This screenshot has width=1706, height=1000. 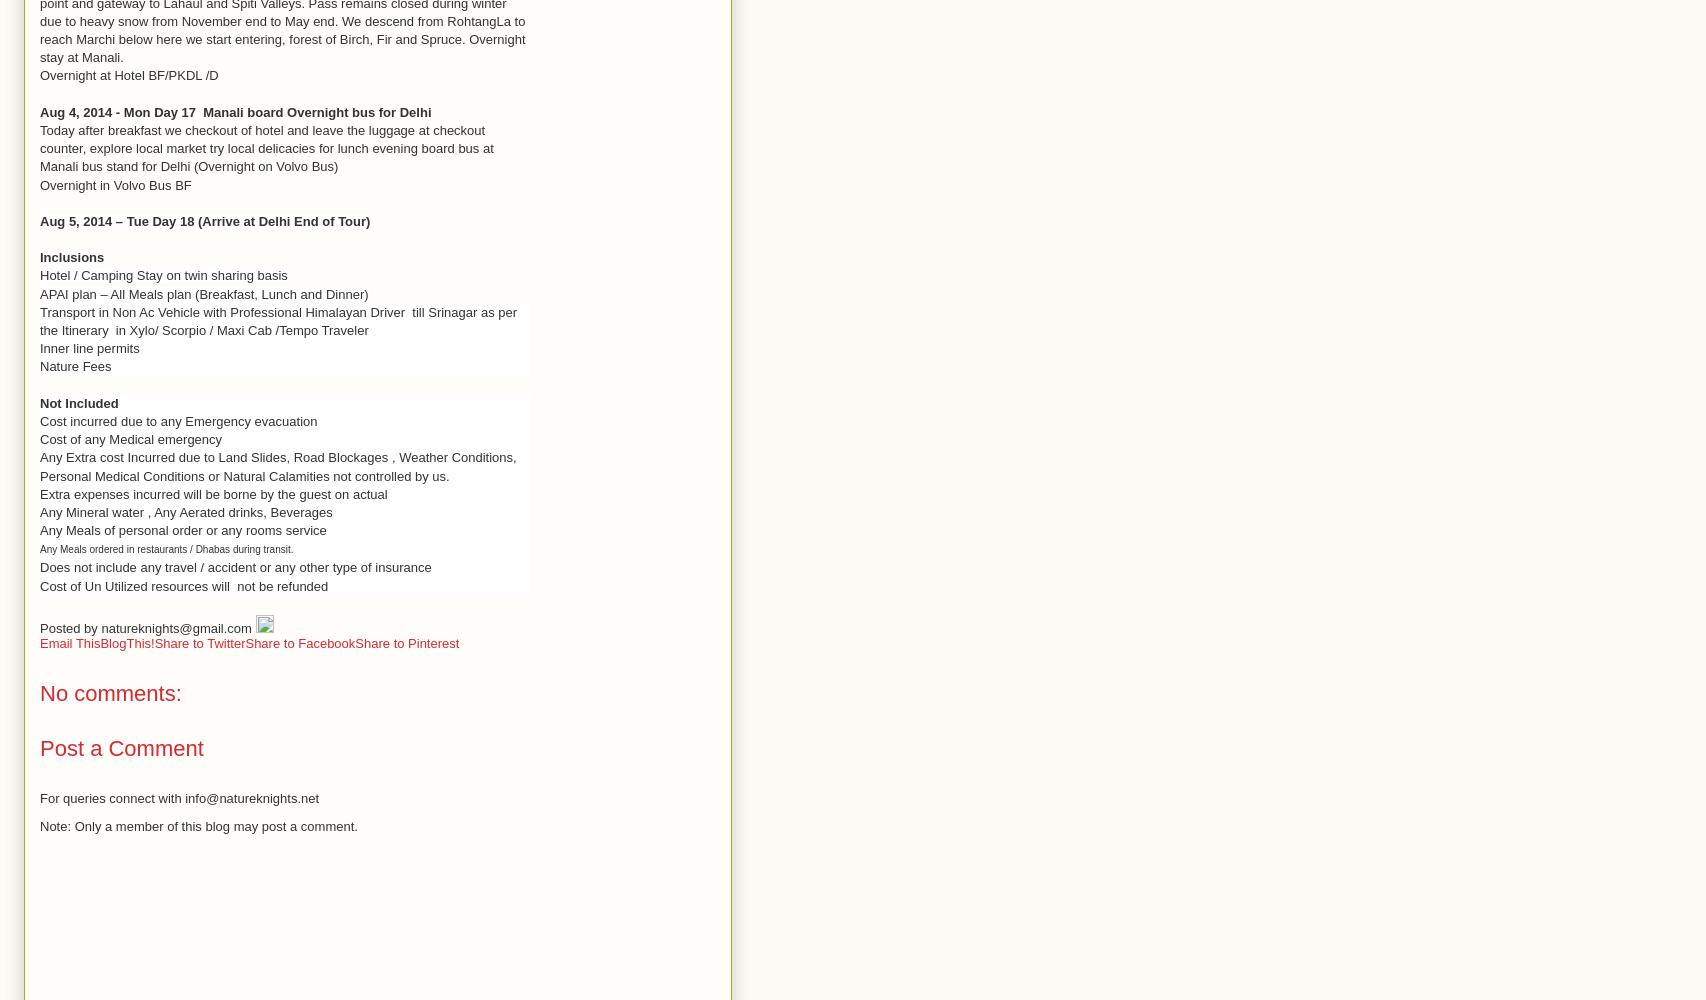 I want to click on 'Aug 5, 2014 – Tue Day 18 (Arrive at Delhi End of Tour)', so click(x=205, y=219).